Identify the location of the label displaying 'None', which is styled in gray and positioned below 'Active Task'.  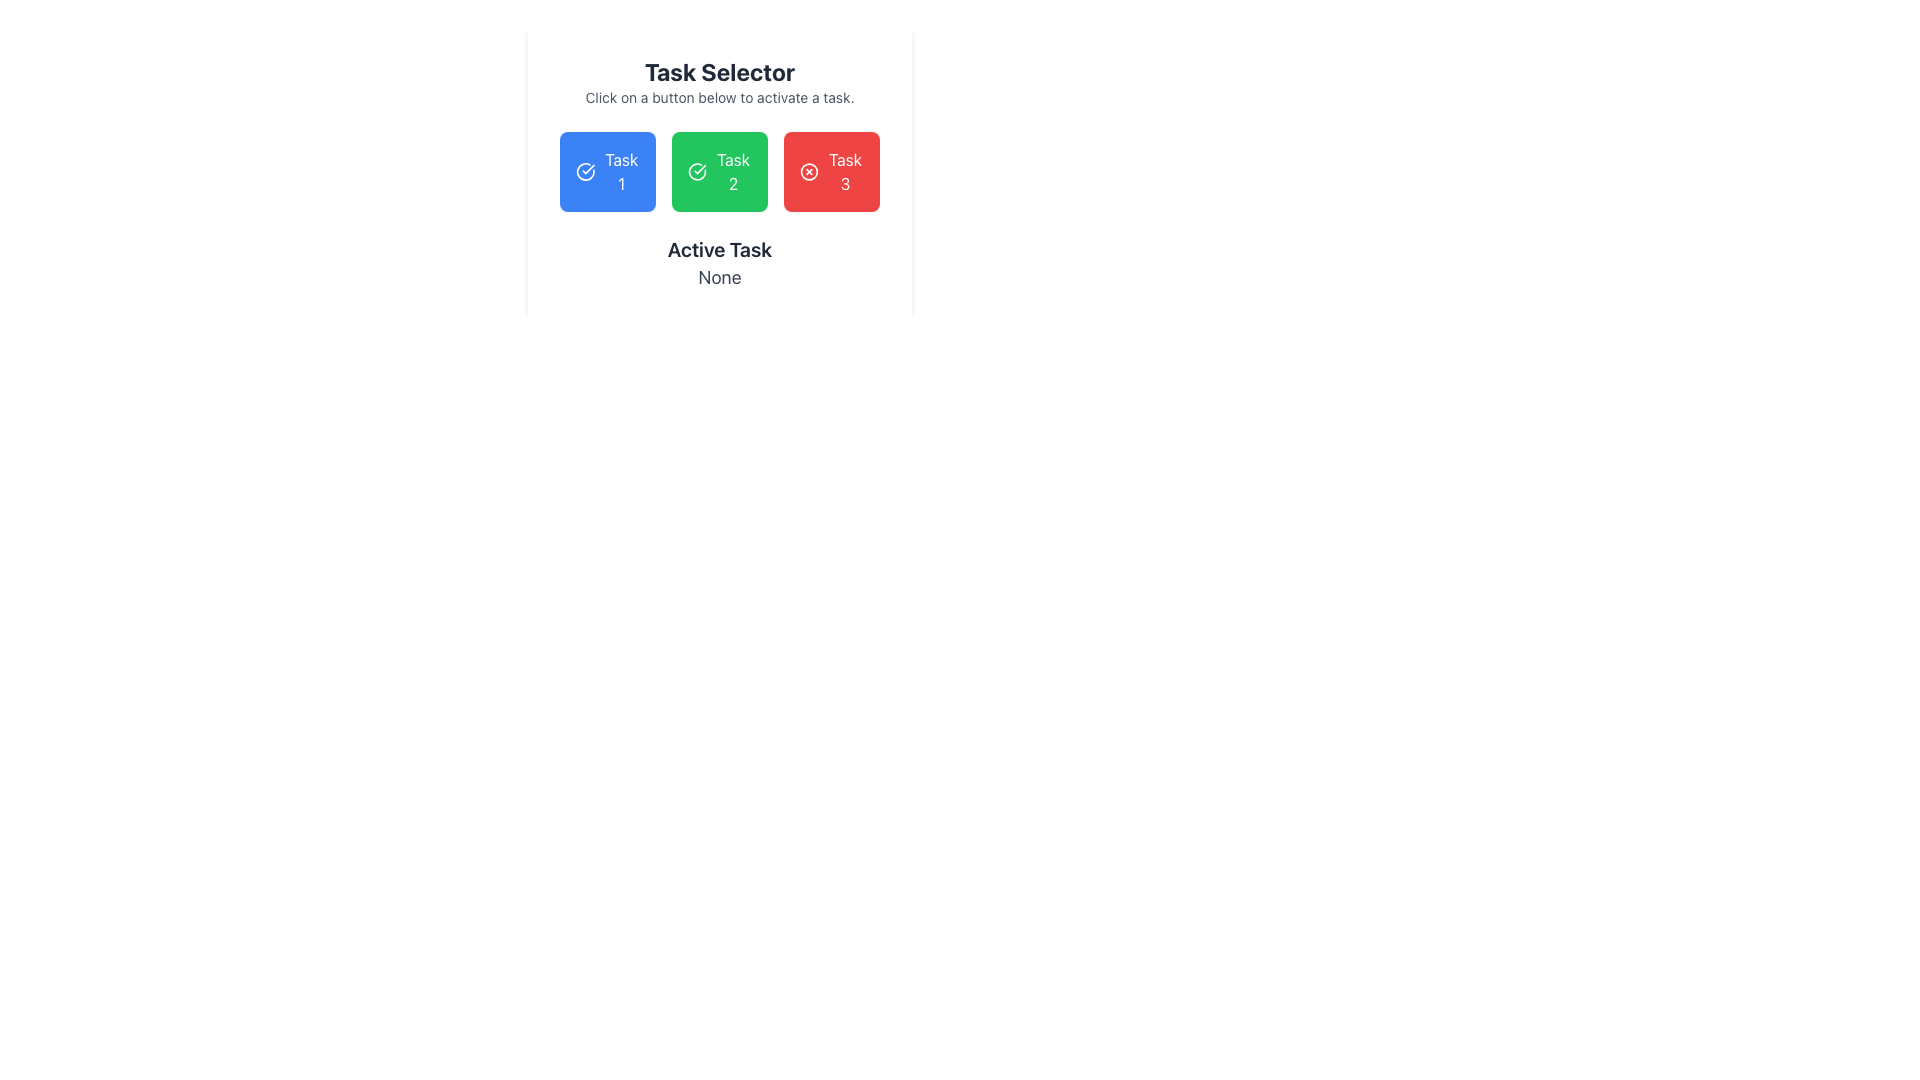
(720, 277).